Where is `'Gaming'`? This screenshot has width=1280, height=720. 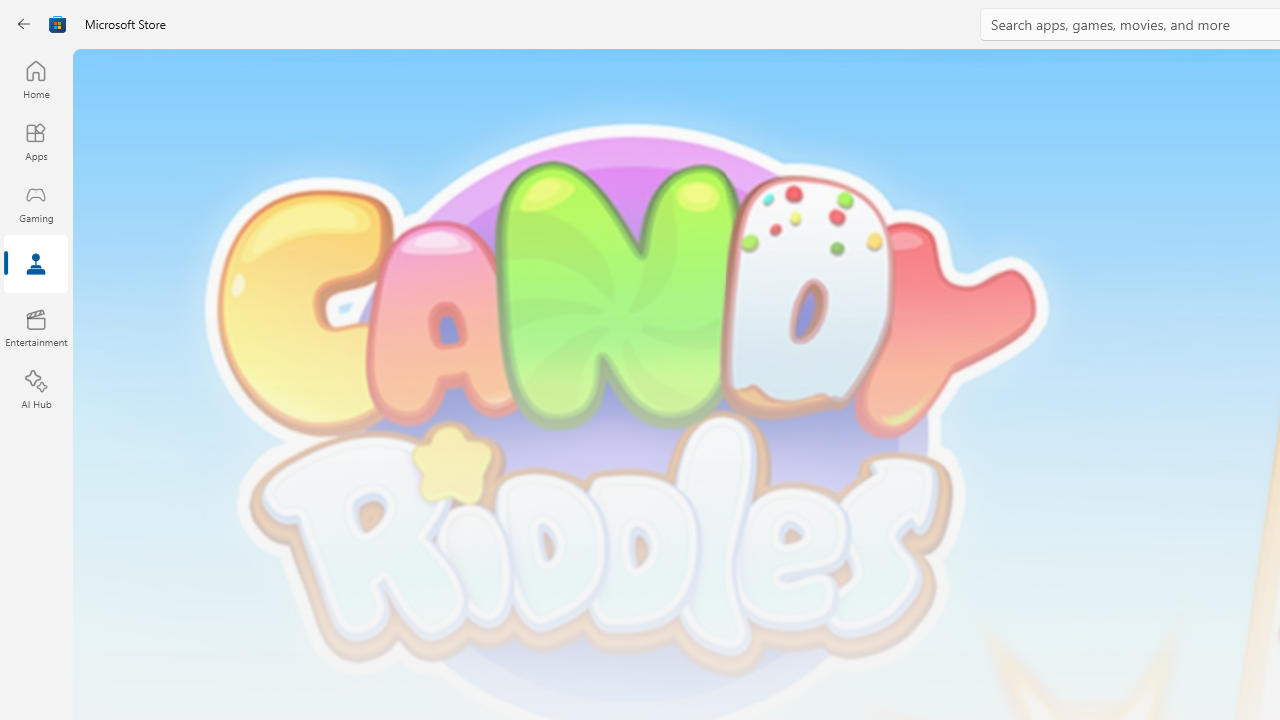
'Gaming' is located at coordinates (35, 203).